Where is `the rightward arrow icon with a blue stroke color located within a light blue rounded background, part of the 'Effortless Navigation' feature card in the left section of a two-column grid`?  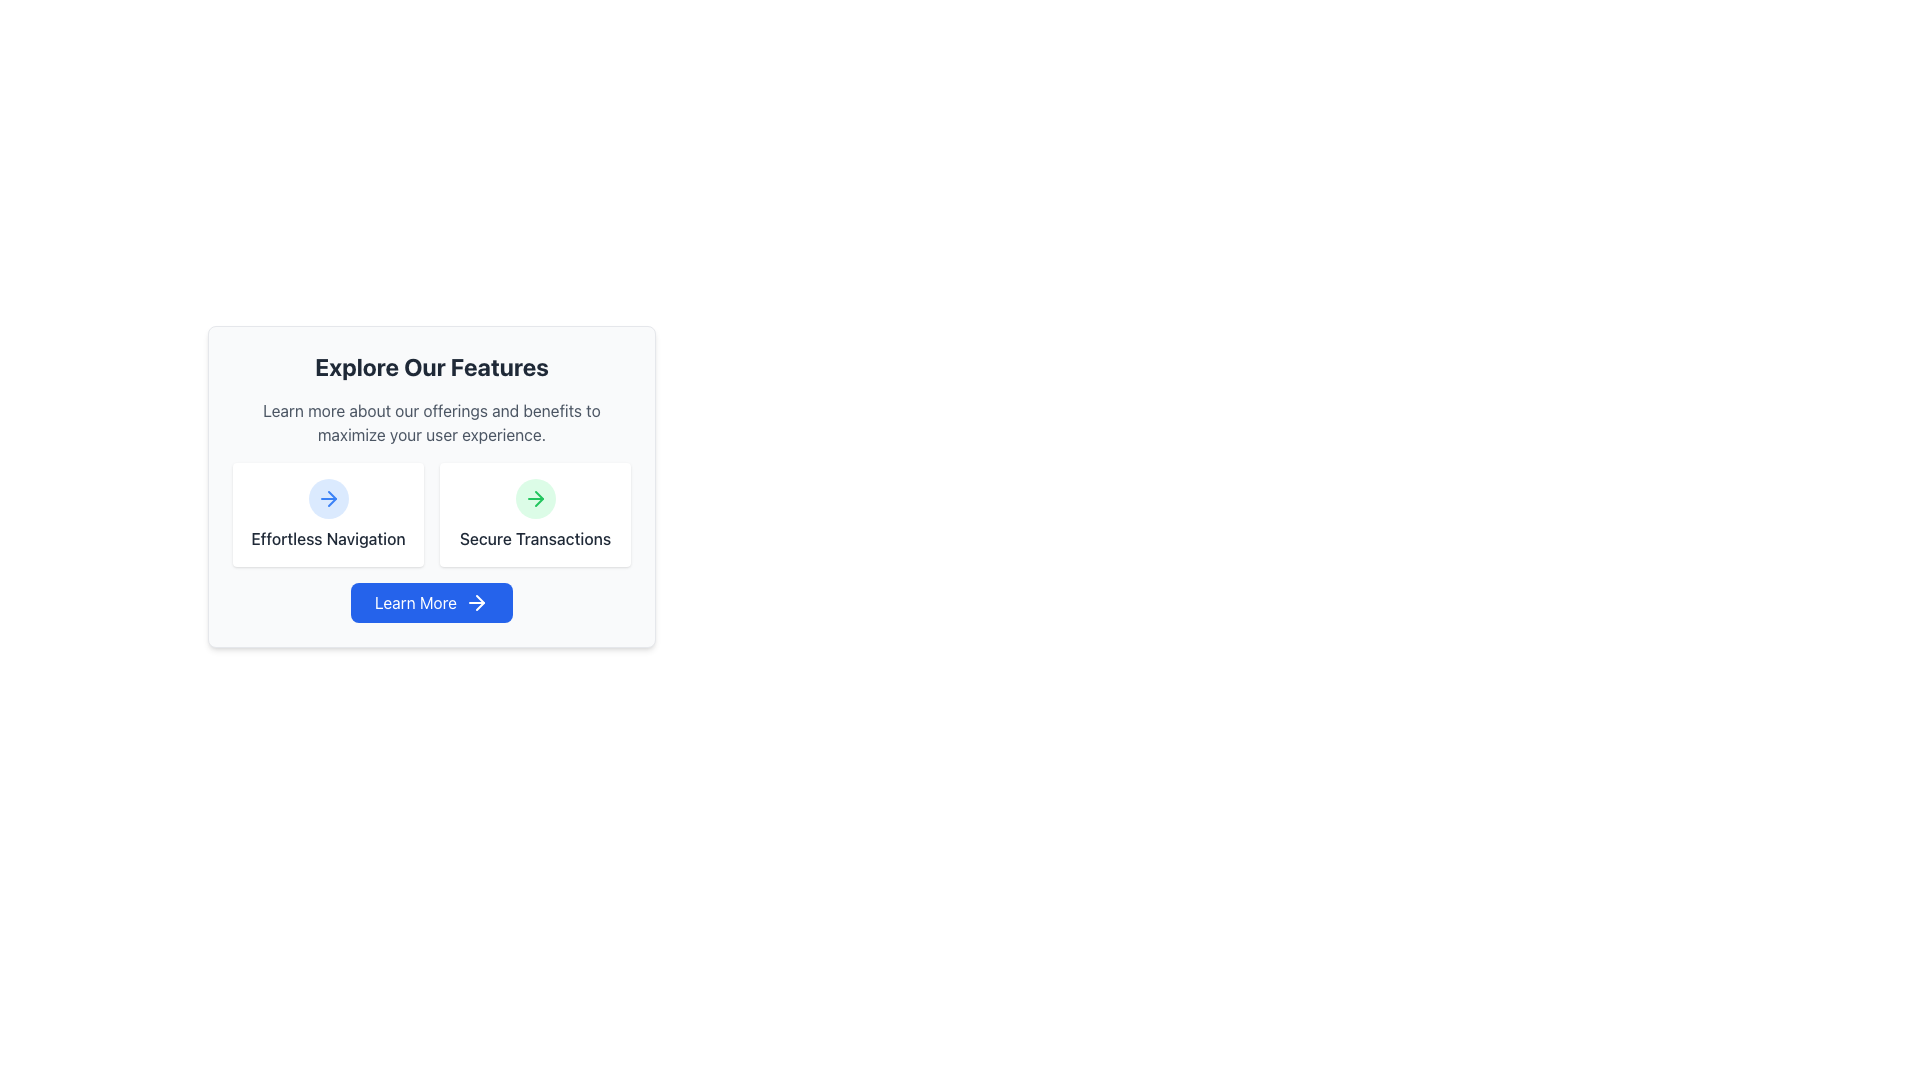 the rightward arrow icon with a blue stroke color located within a light blue rounded background, part of the 'Effortless Navigation' feature card in the left section of a two-column grid is located at coordinates (328, 497).